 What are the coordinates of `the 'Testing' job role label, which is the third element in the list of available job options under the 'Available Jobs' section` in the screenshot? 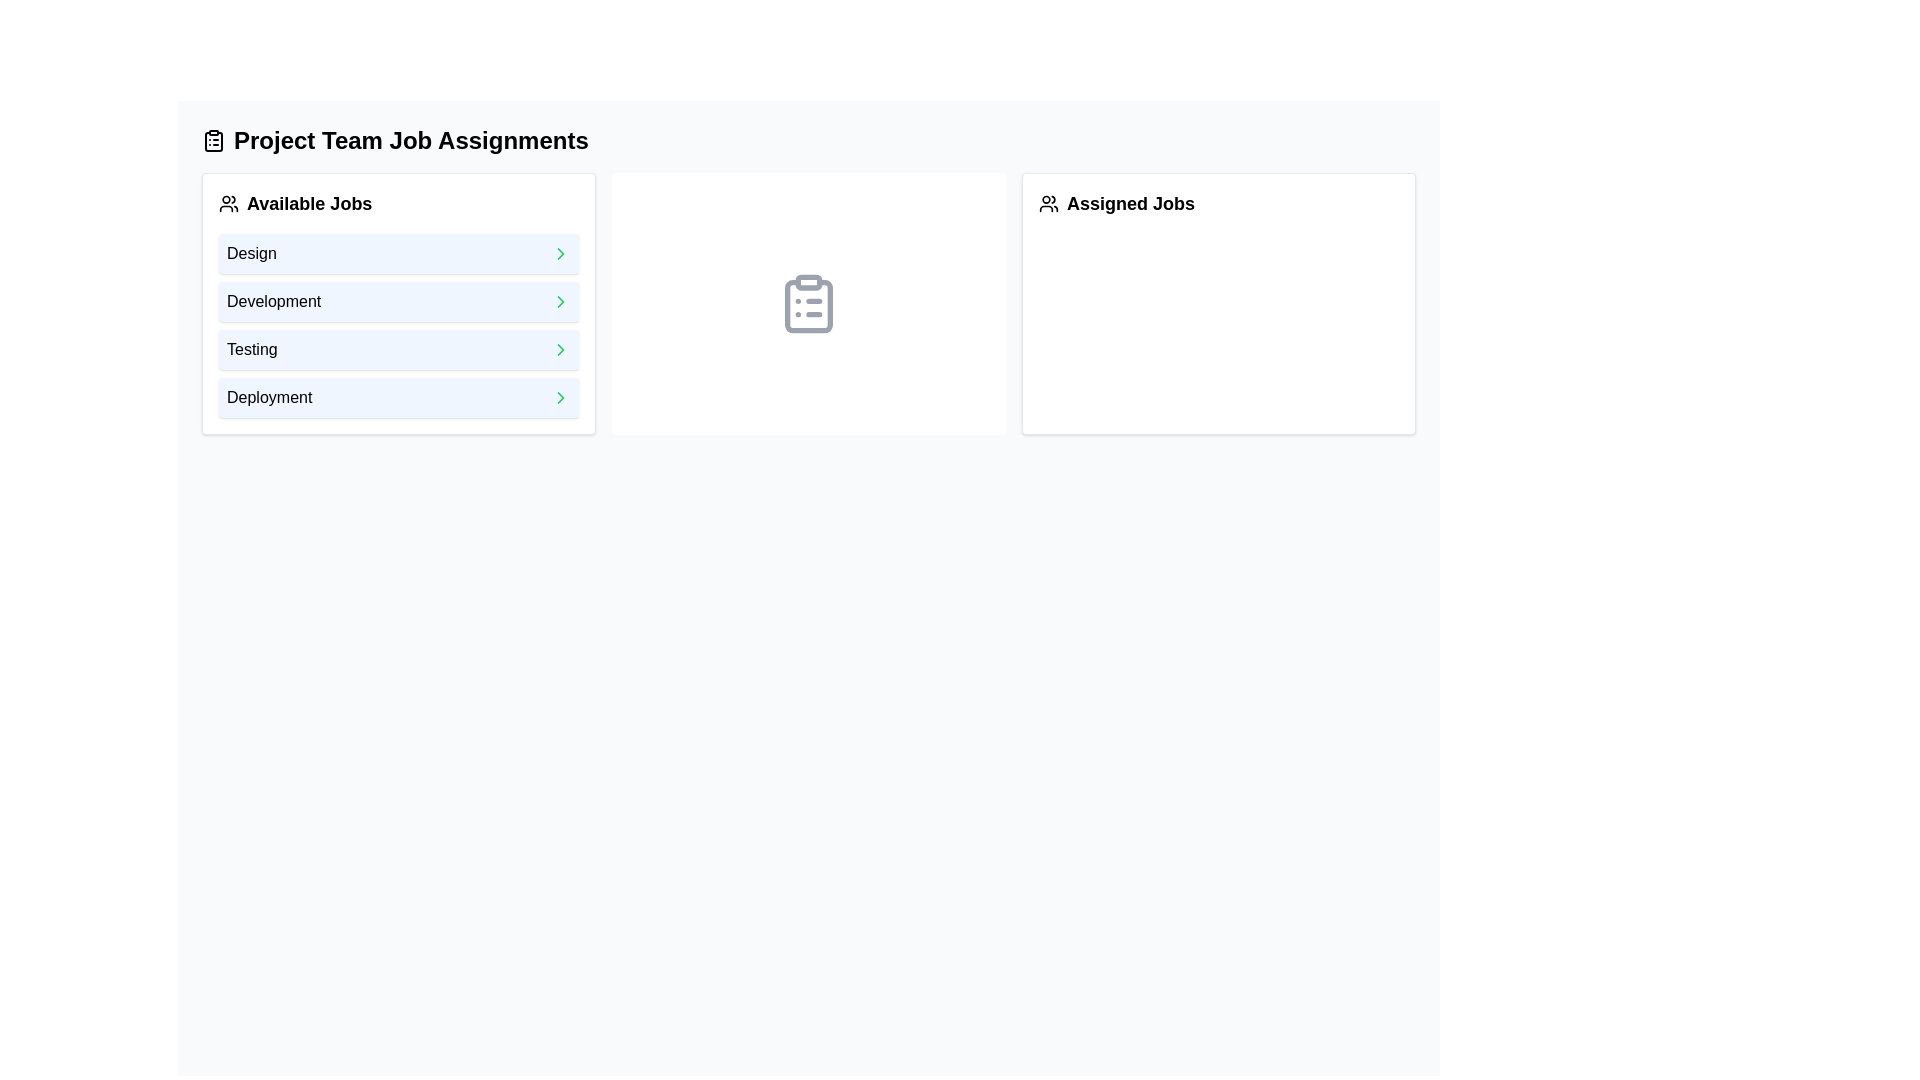 It's located at (251, 349).